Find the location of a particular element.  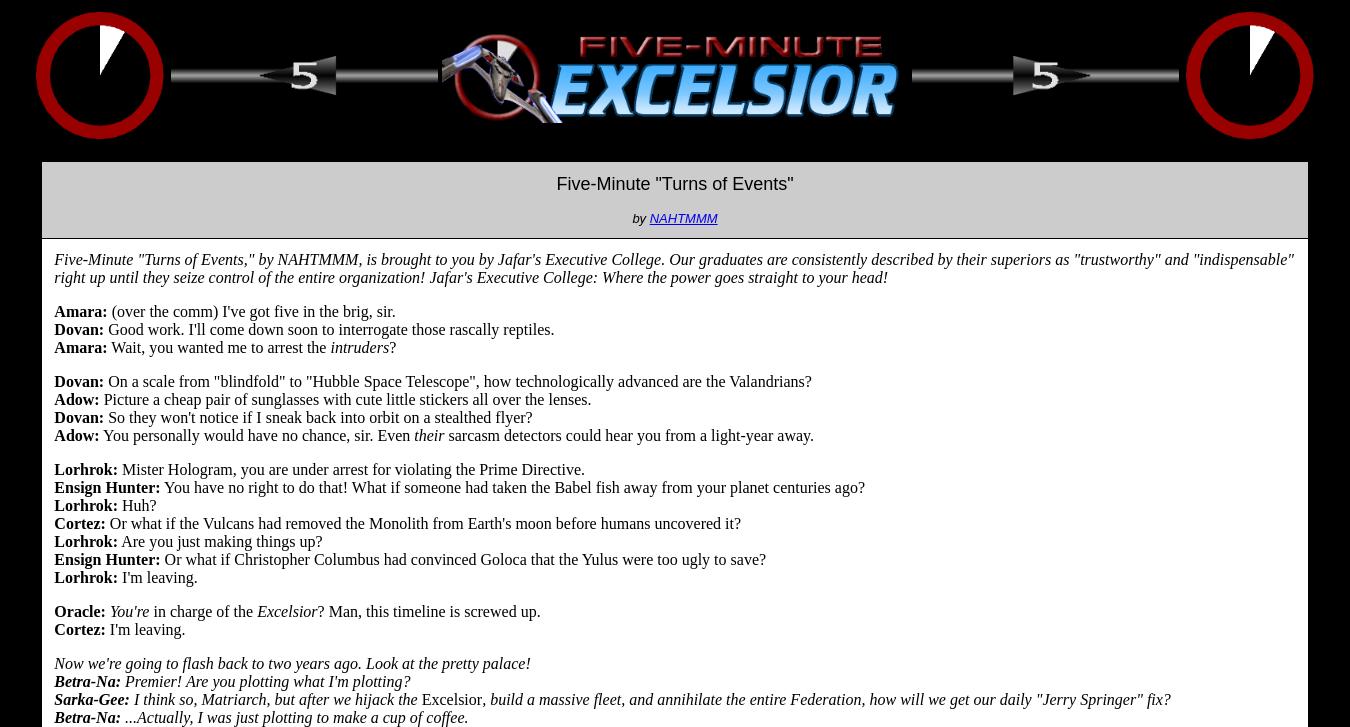

'(over the comm) I've got five in the brig, sir.' is located at coordinates (249, 310).